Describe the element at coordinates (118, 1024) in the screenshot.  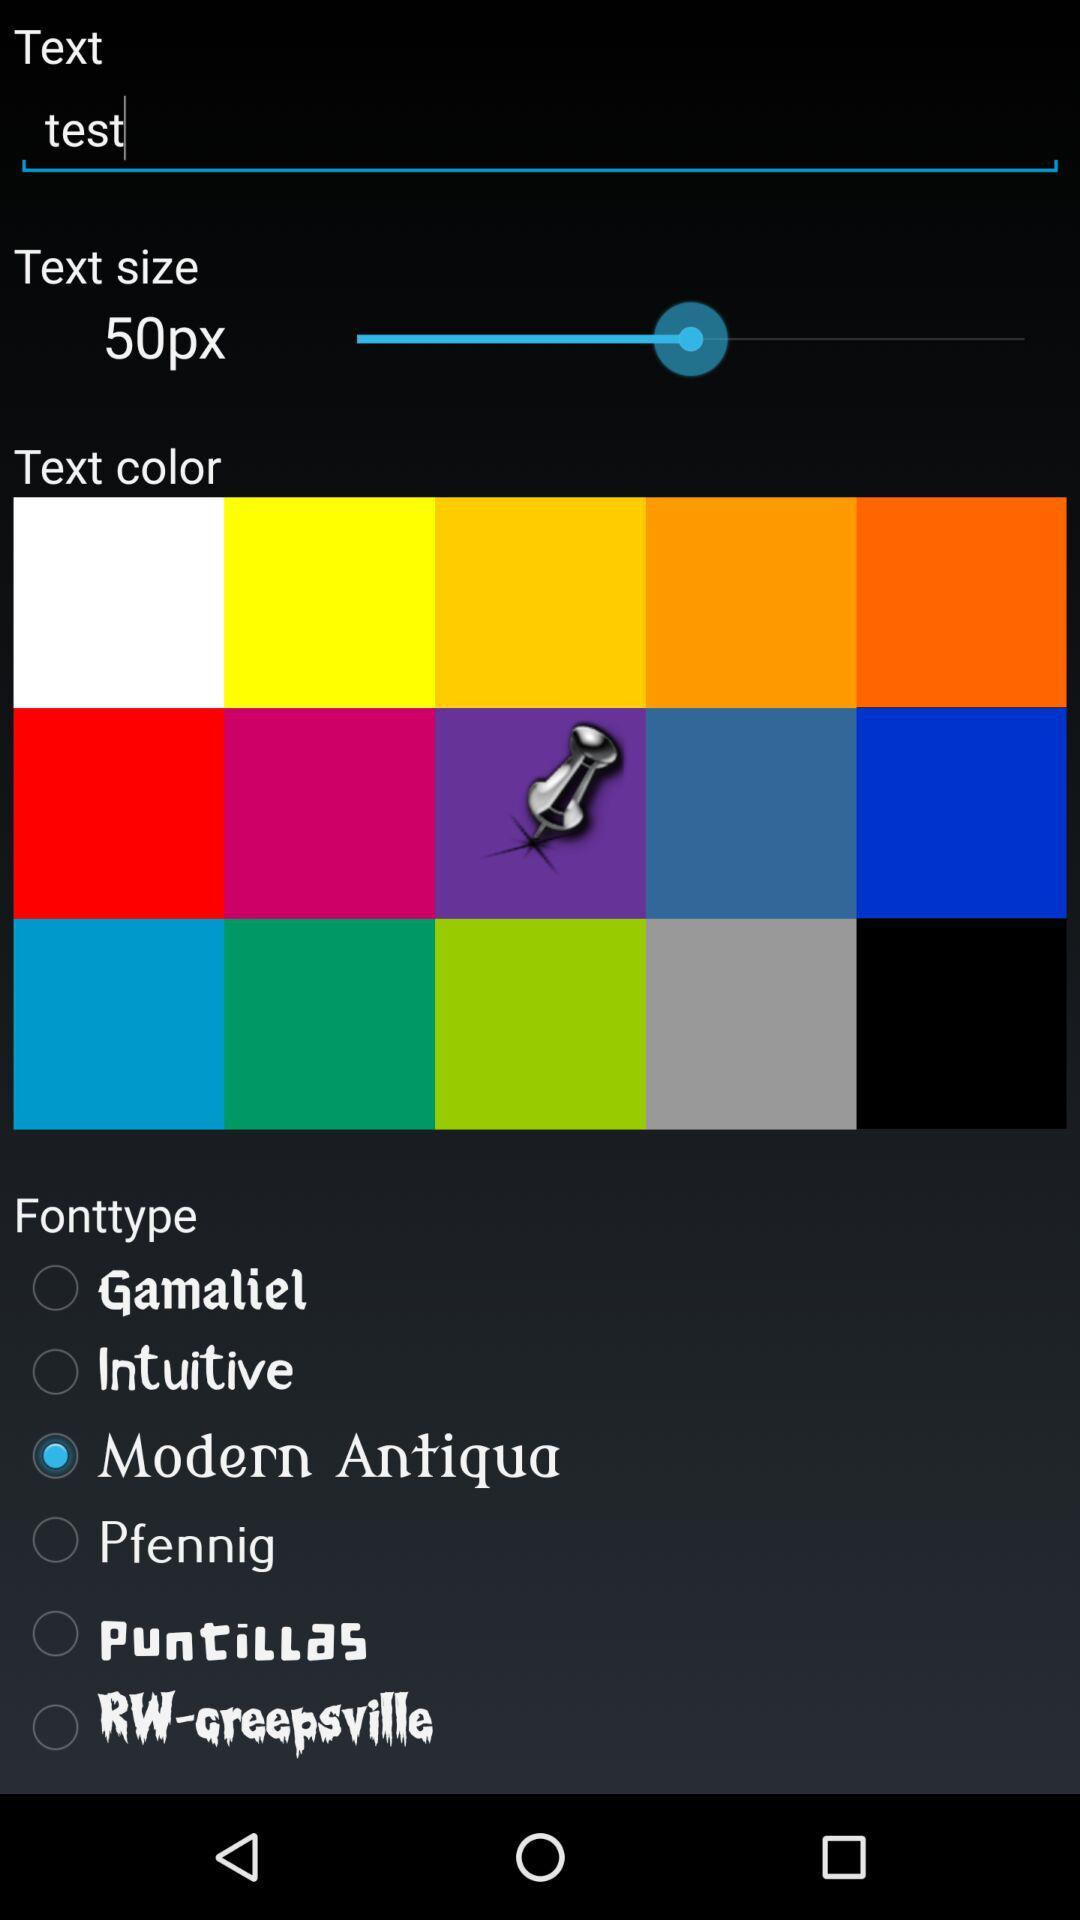
I see `change text color` at that location.